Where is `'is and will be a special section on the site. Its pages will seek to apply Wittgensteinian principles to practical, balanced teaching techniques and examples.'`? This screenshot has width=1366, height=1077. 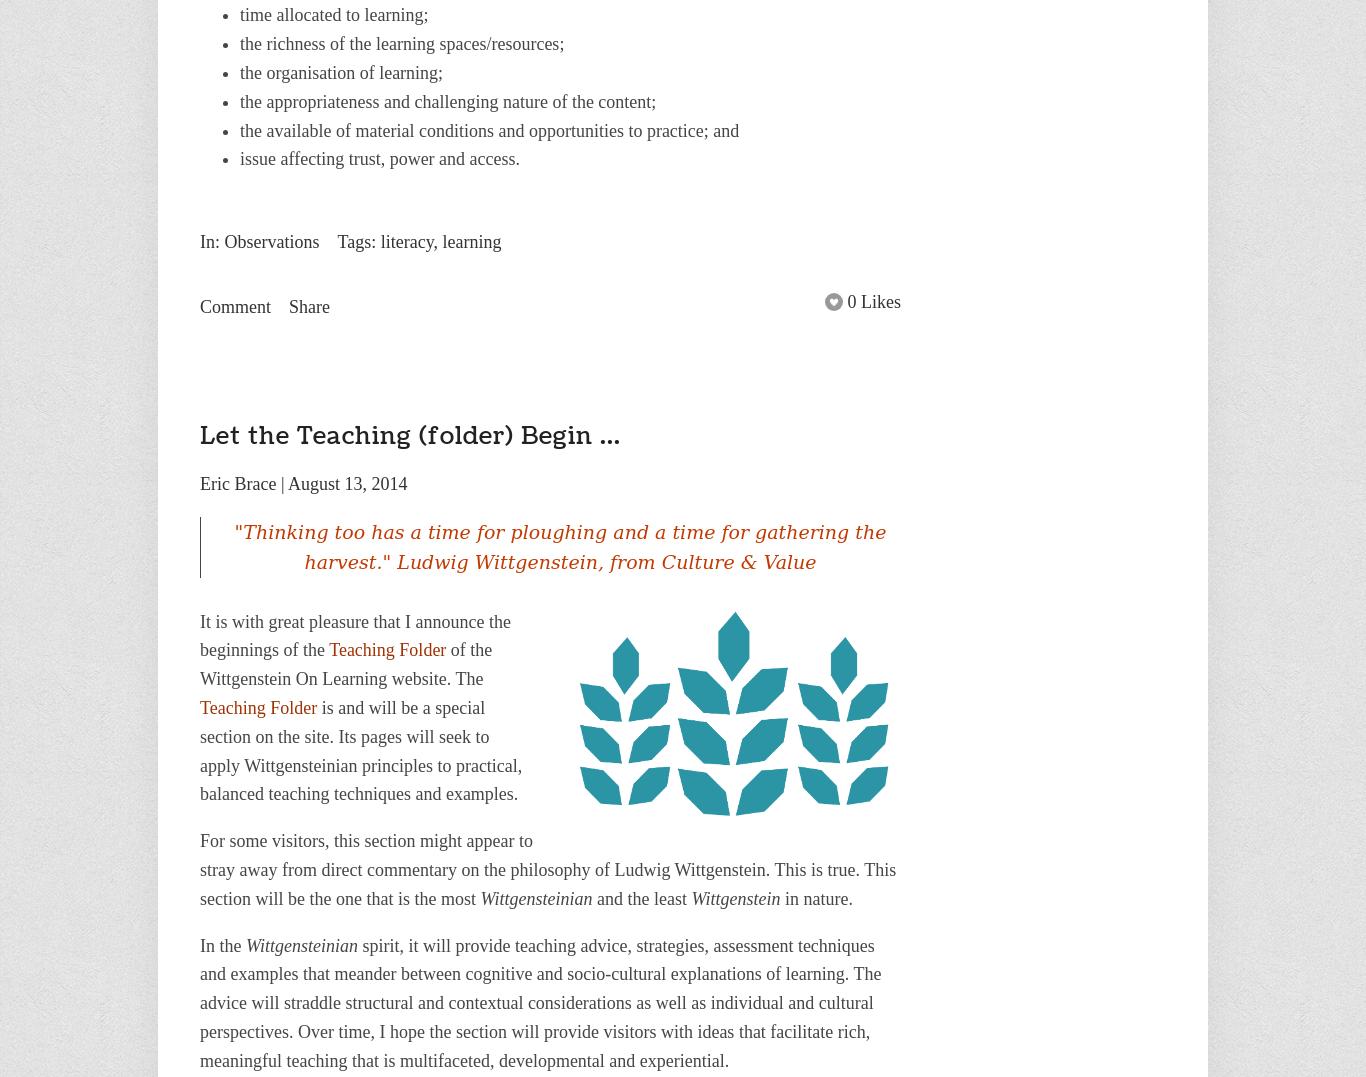
'is and will be a special section on the site. Its pages will seek to apply Wittgensteinian principles to practical, balanced teaching techniques and examples.' is located at coordinates (360, 749).